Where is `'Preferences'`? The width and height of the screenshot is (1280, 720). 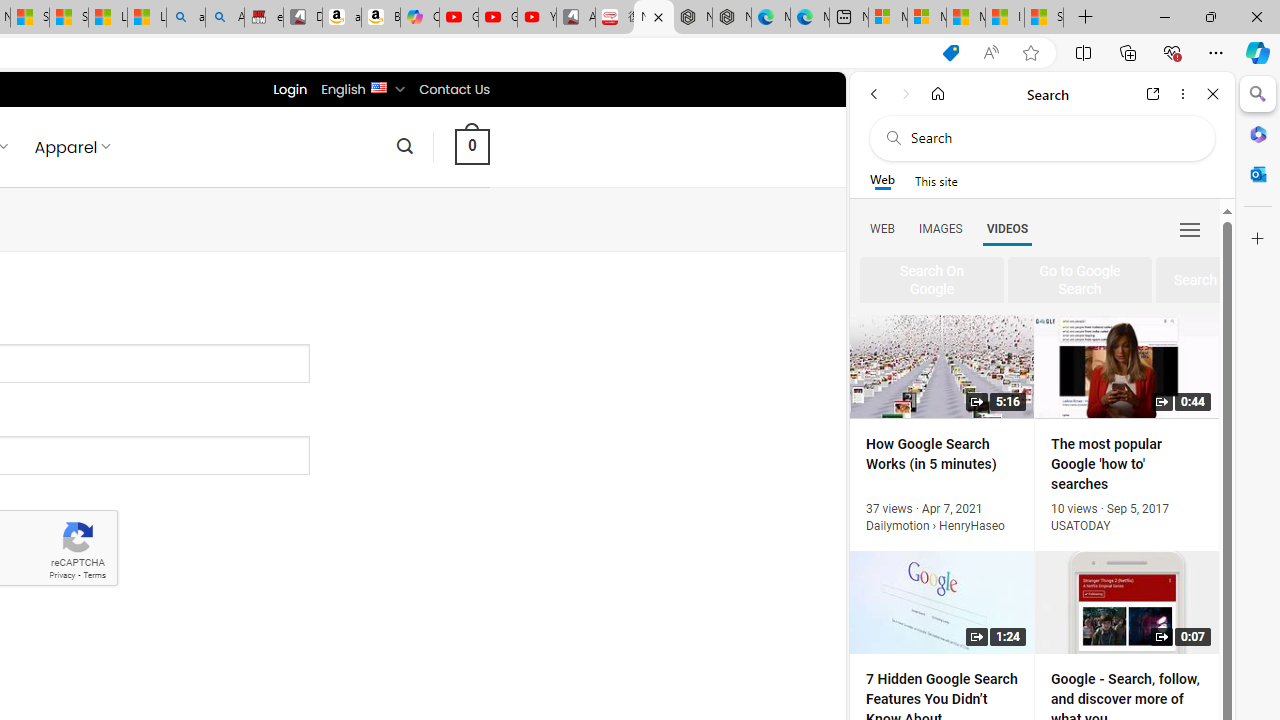
'Preferences' is located at coordinates (1189, 227).